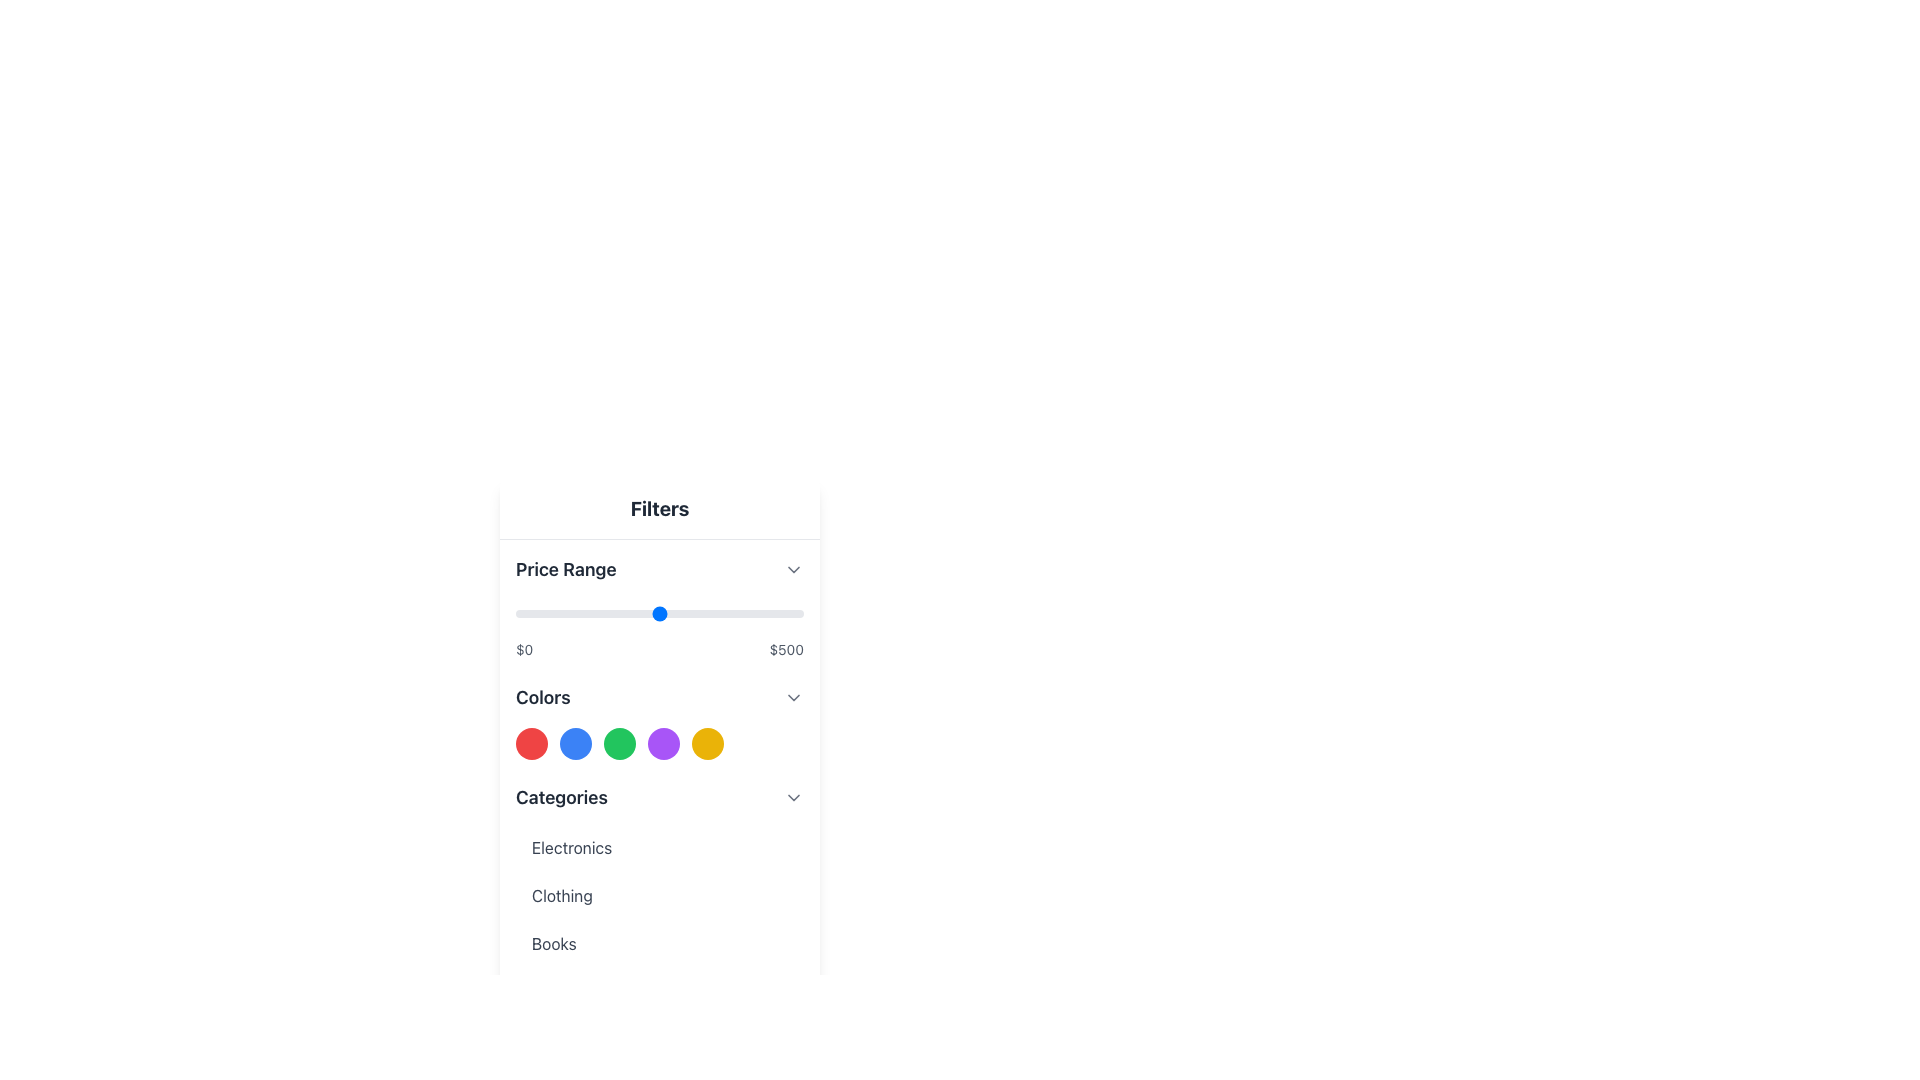  I want to click on the 'Books' button, which is the third item in the vertical list under the 'Categories' section, so click(660, 944).